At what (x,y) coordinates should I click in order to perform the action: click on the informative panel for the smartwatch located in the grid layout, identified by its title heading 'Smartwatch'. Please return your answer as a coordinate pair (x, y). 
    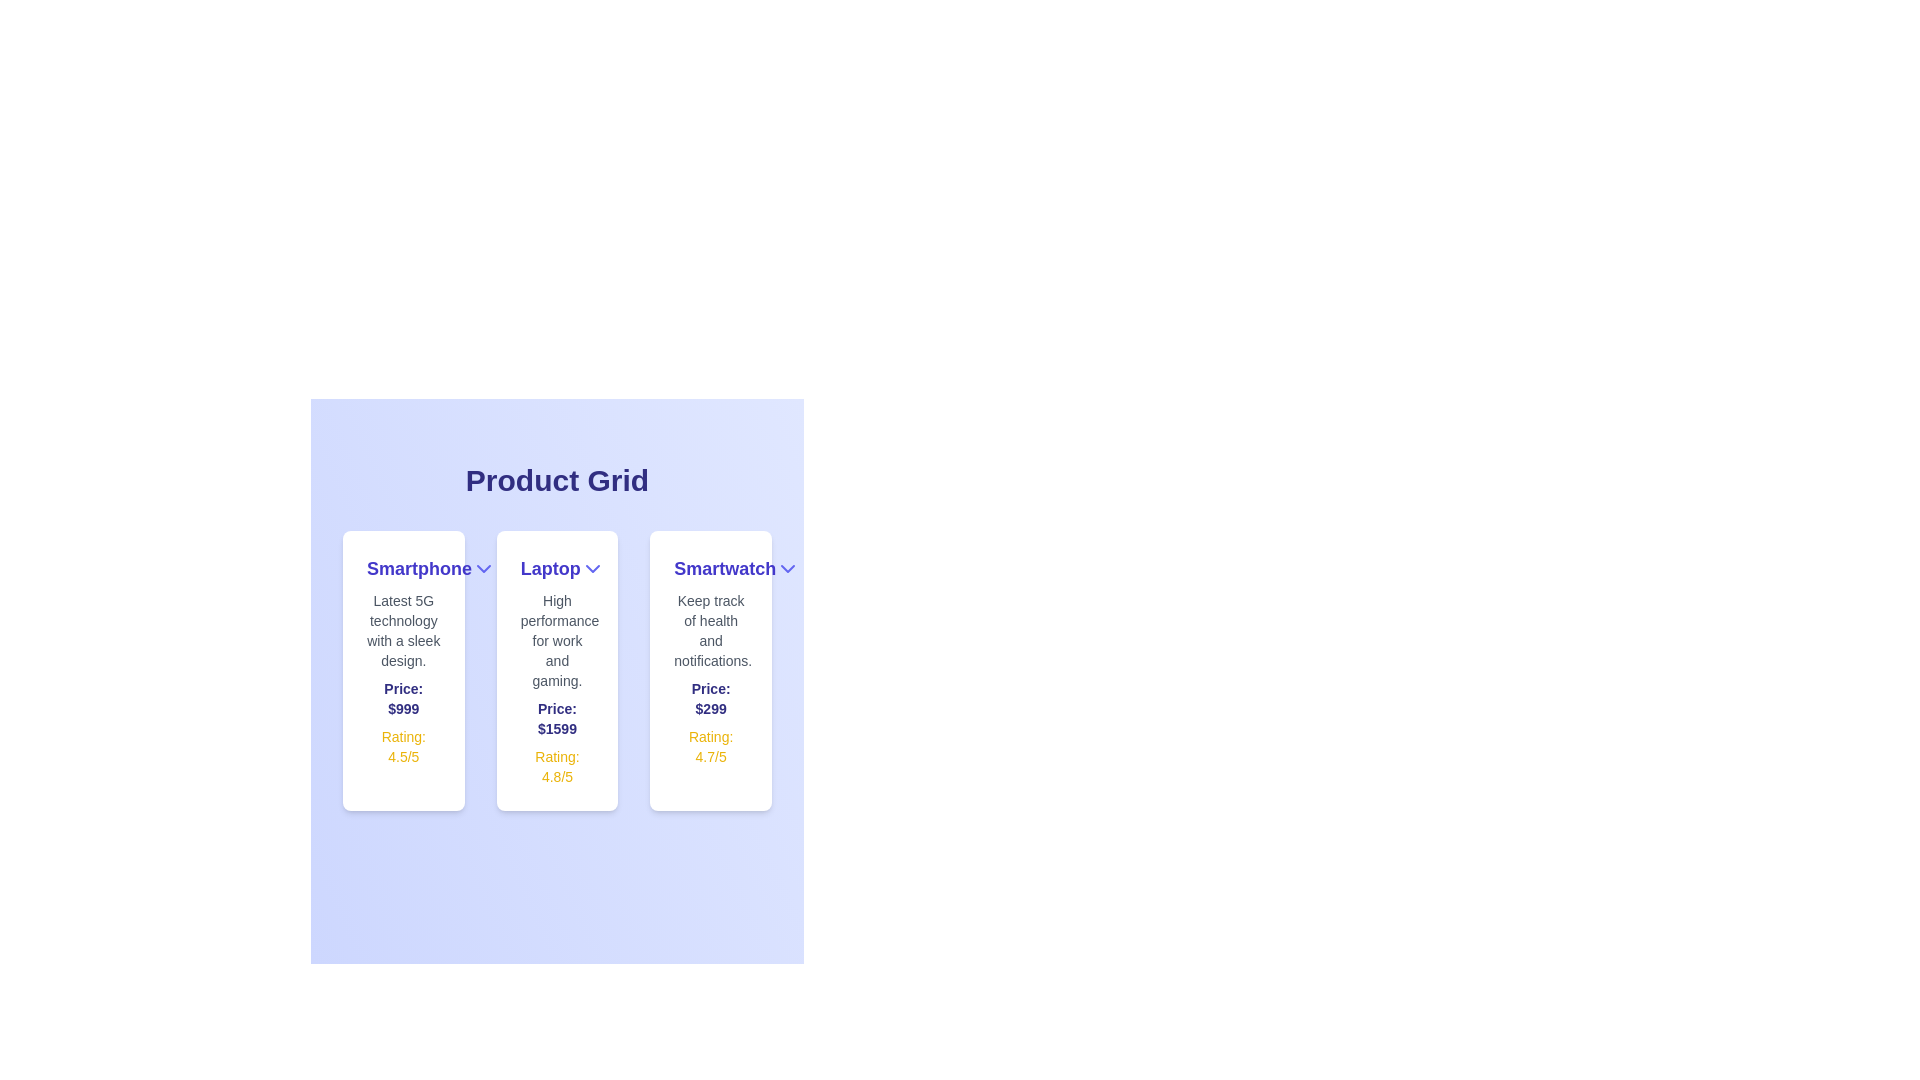
    Looking at the image, I should click on (711, 671).